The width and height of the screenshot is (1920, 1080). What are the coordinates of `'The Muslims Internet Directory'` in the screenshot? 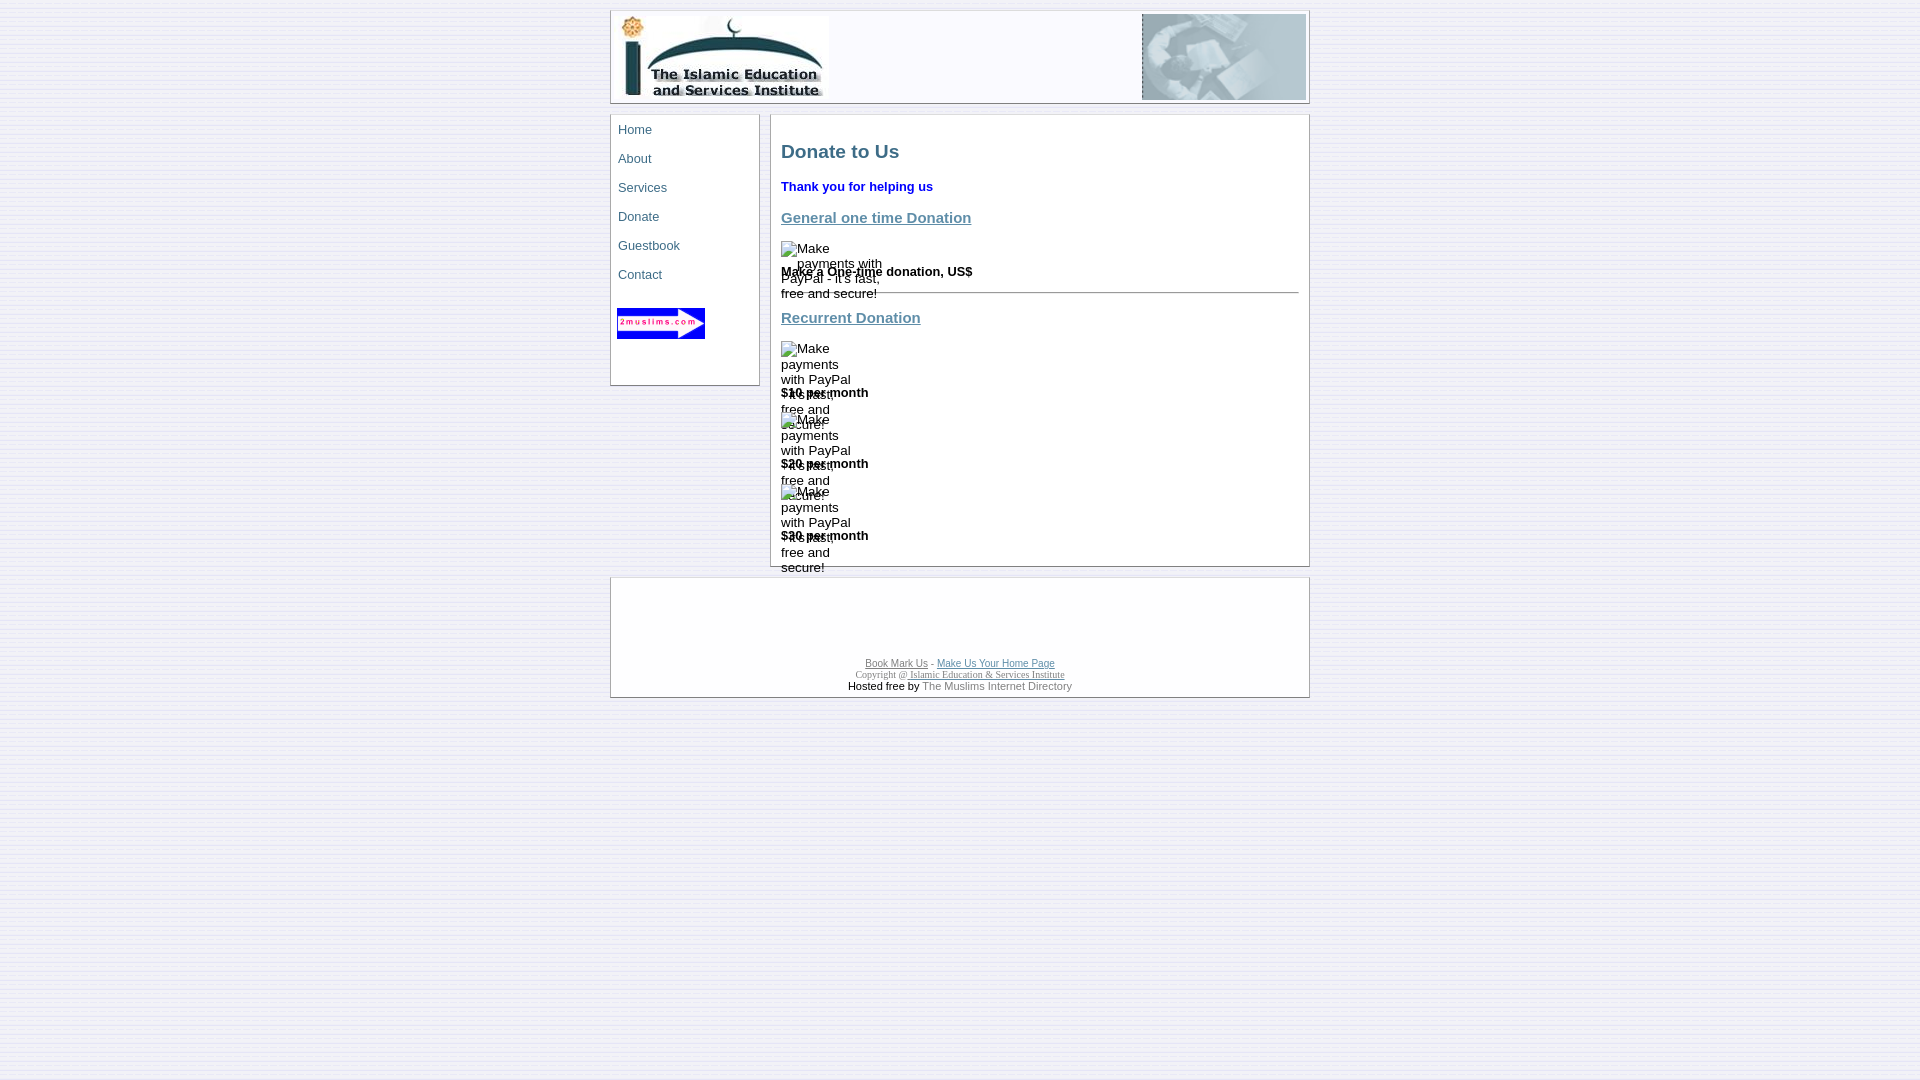 It's located at (997, 685).